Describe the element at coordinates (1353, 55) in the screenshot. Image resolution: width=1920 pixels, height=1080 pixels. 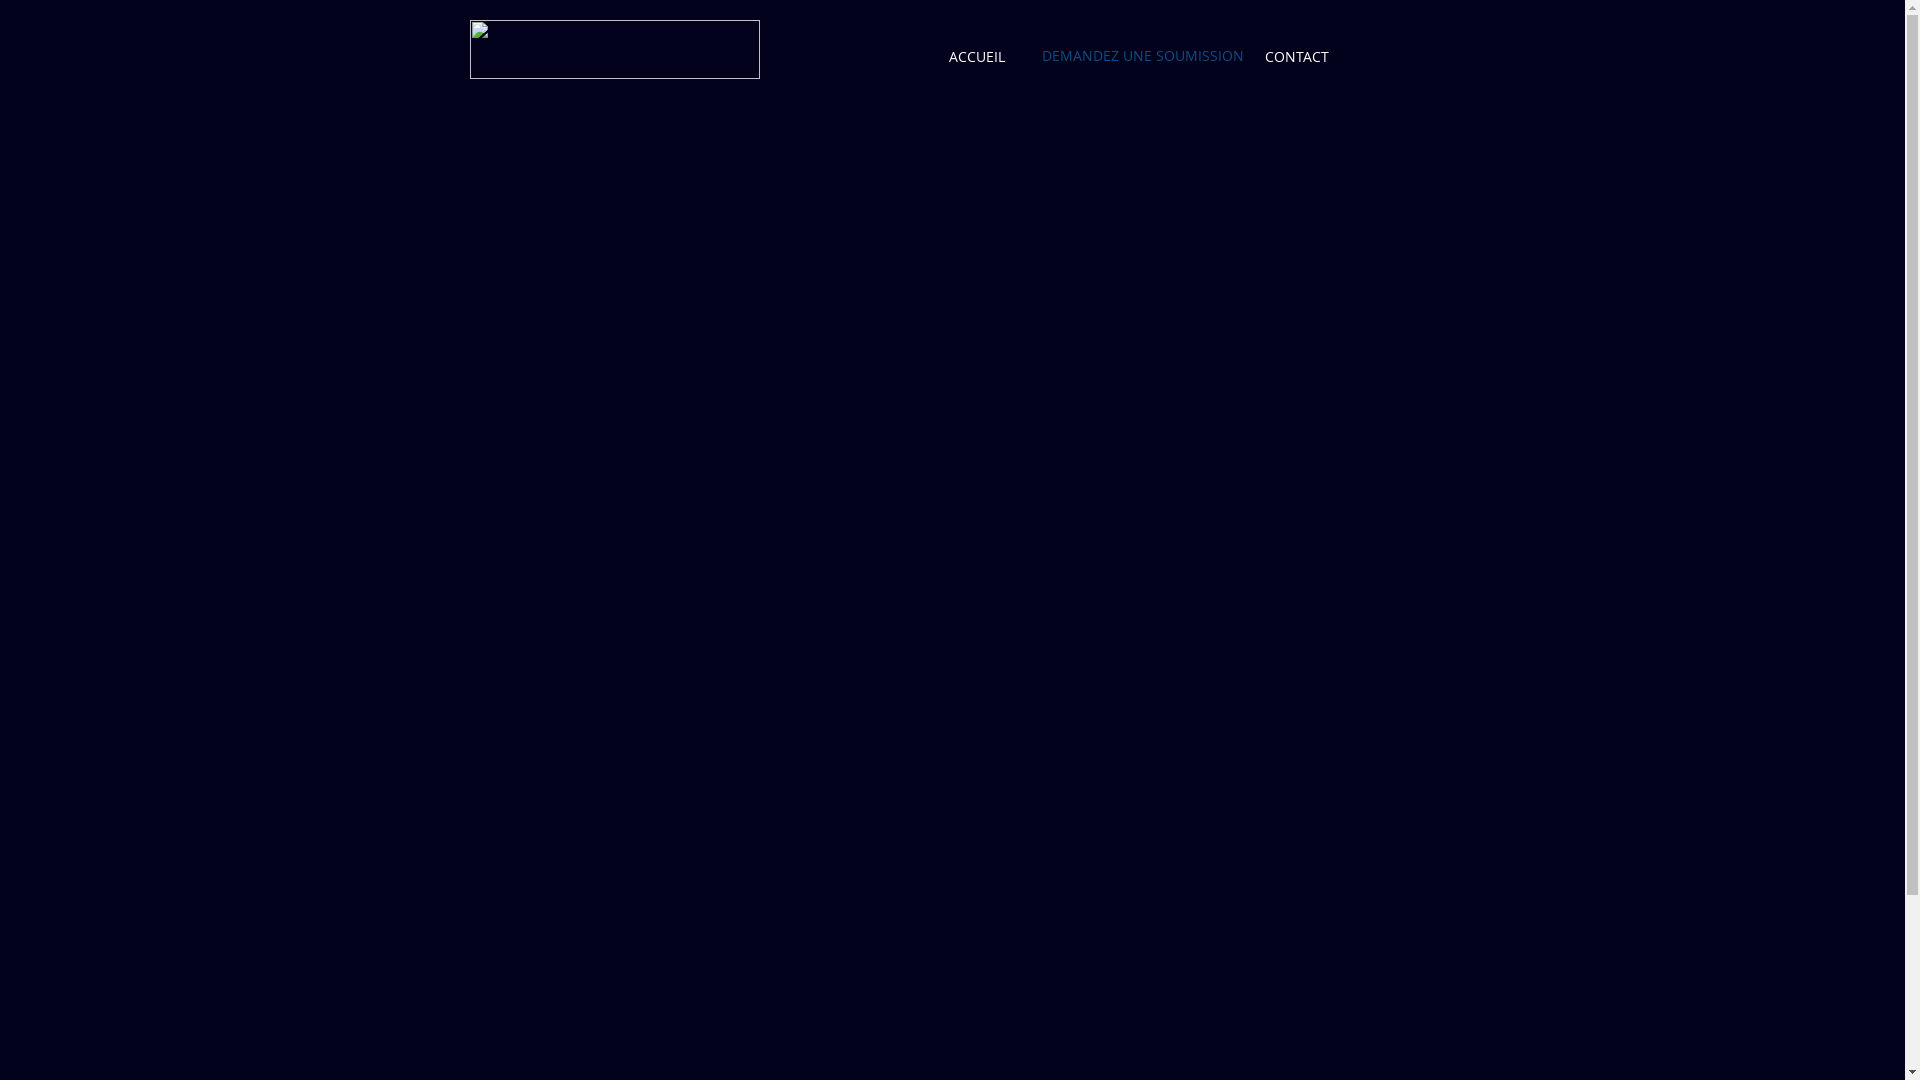
I see `'Wix Language Menu'` at that location.